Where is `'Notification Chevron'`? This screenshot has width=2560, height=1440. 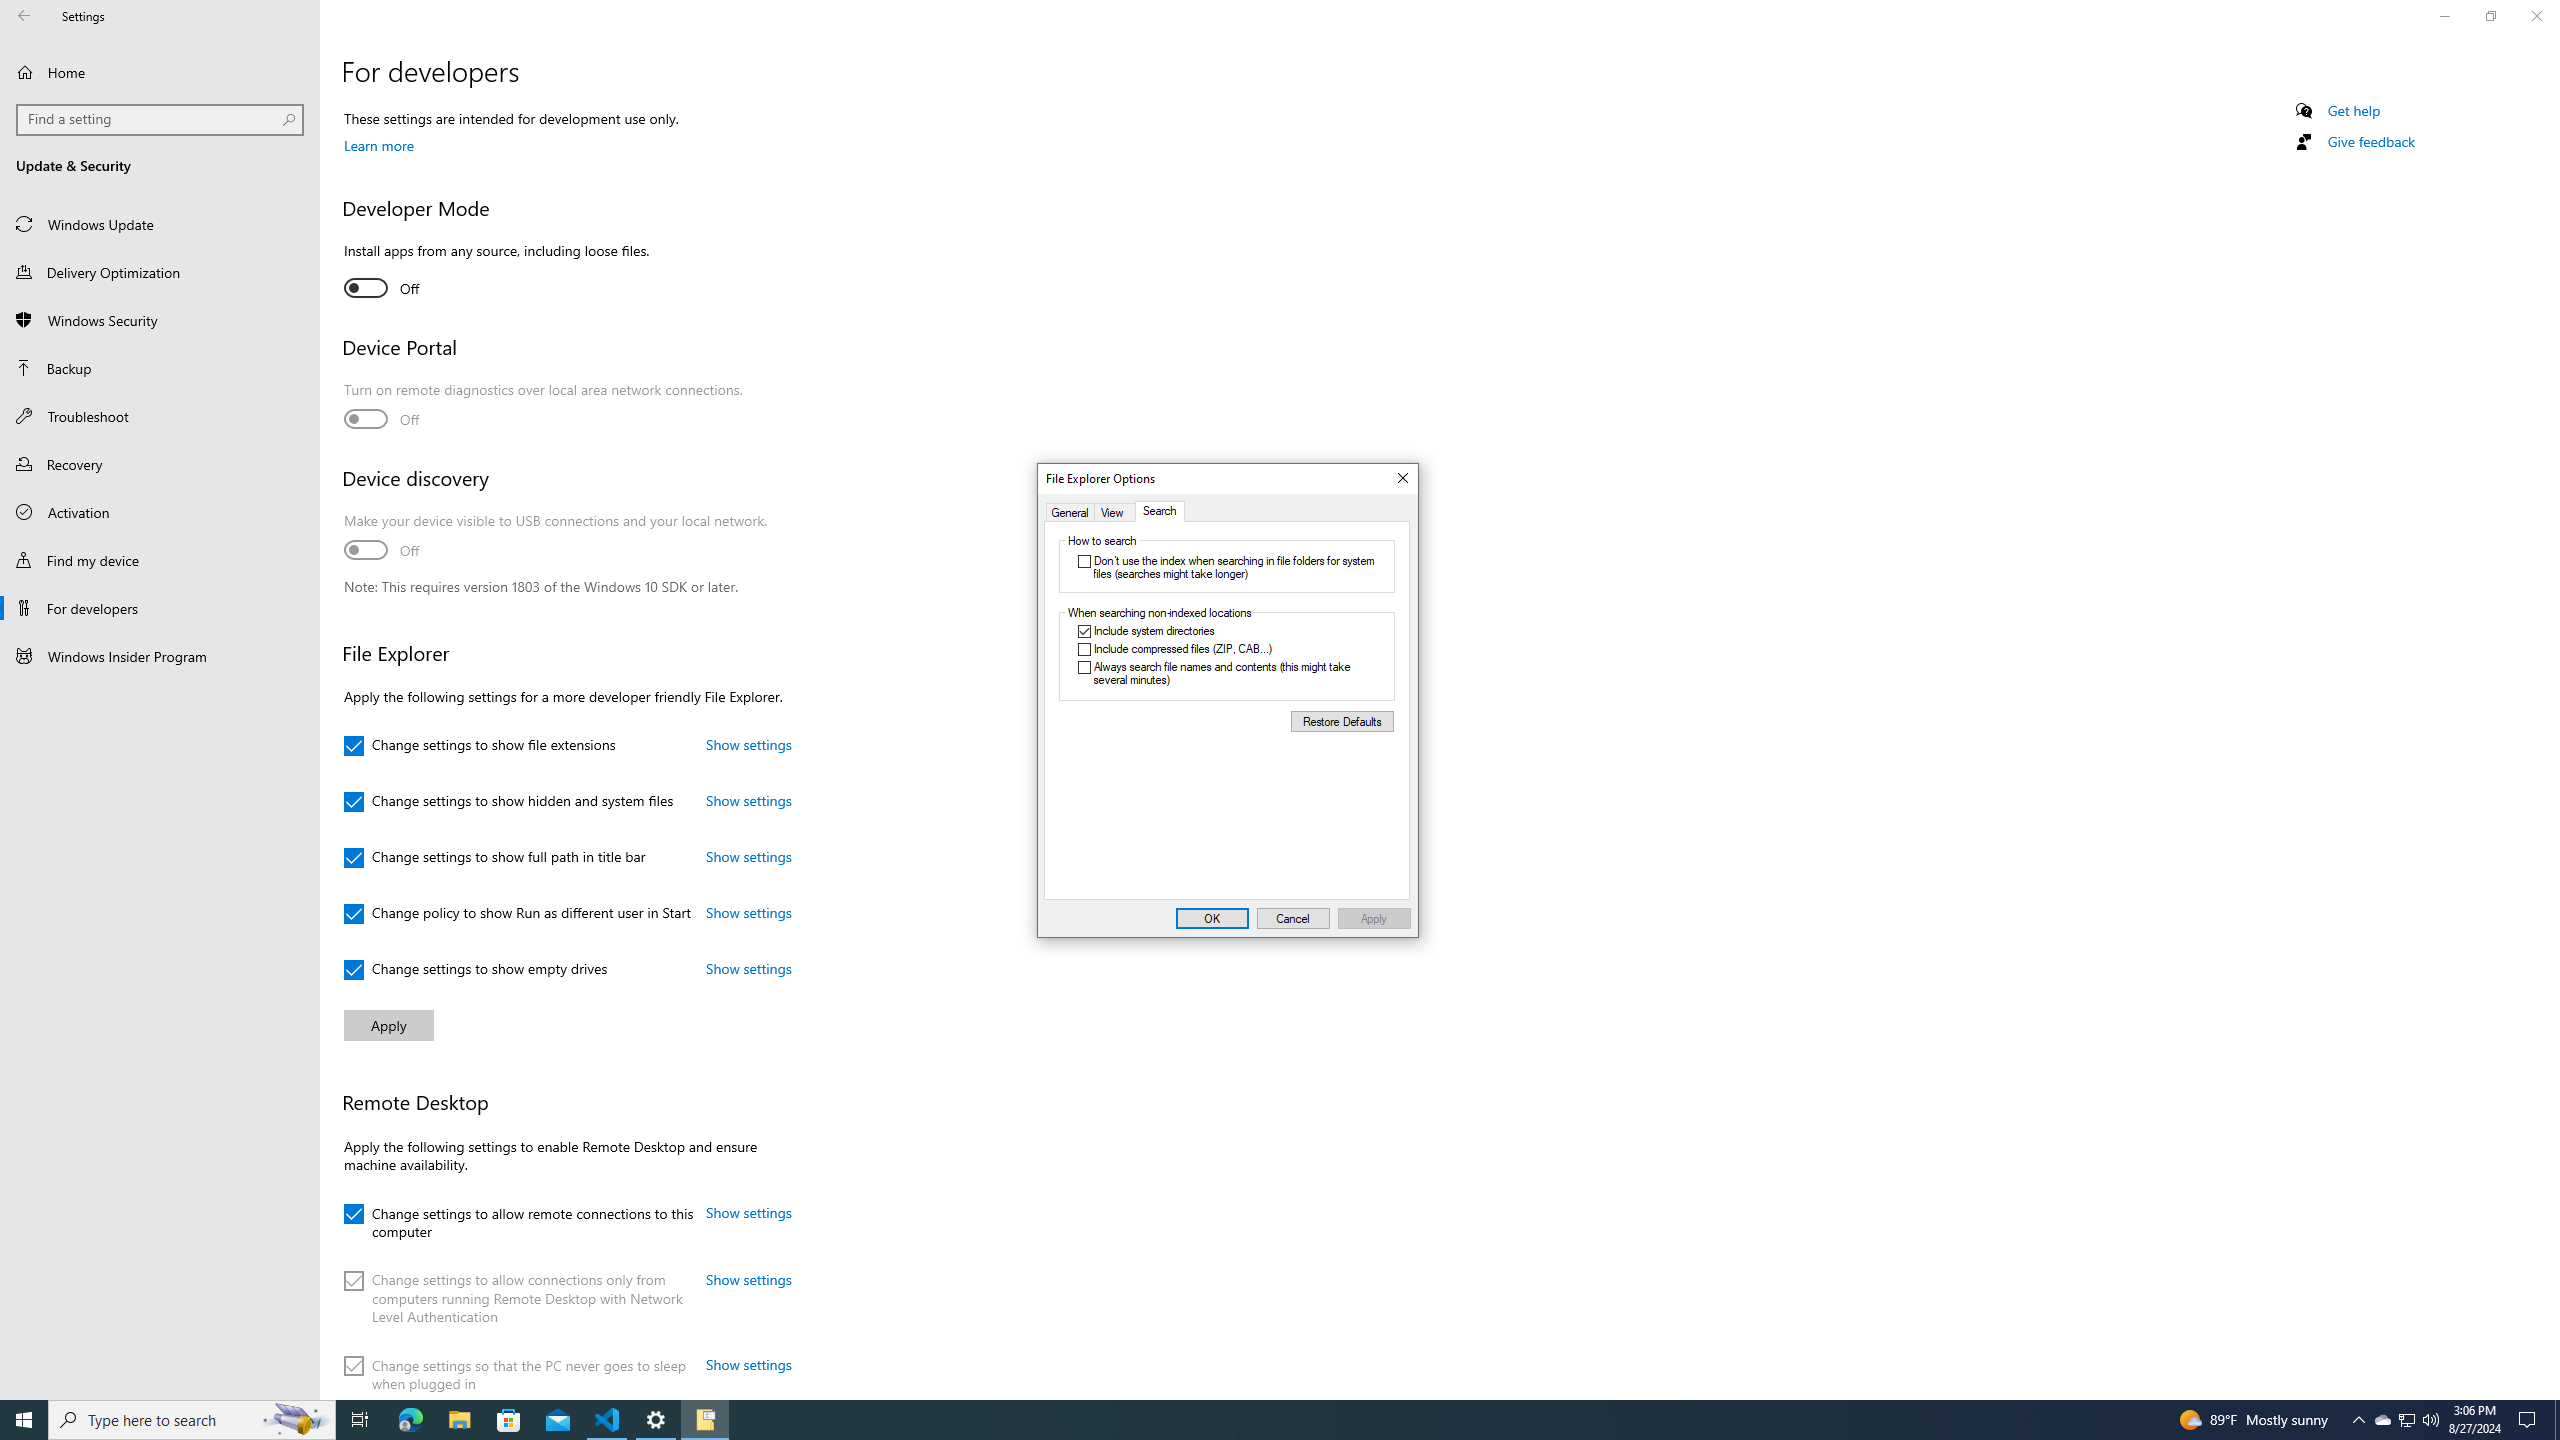
'Notification Chevron' is located at coordinates (2429, 1418).